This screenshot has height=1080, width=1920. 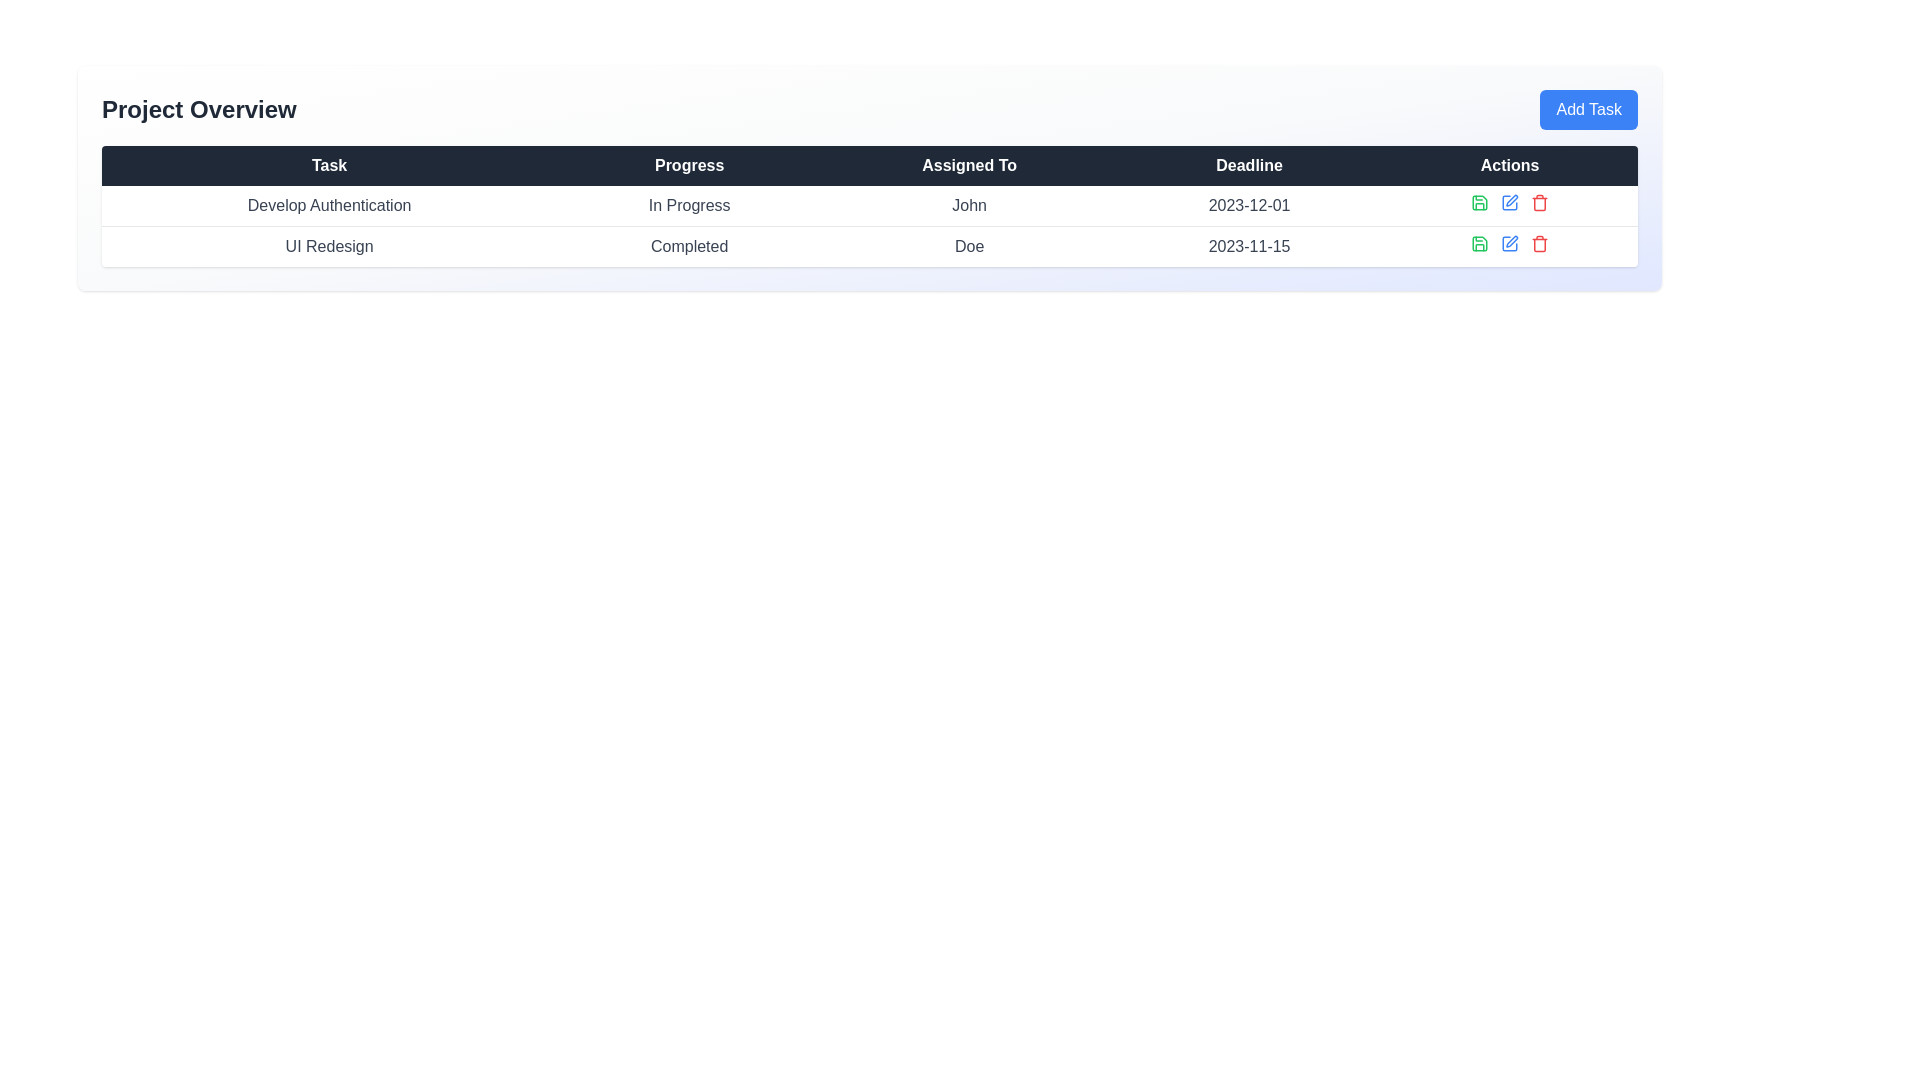 What do you see at coordinates (969, 245) in the screenshot?
I see `the static text label displaying 'Doe', which represents the assignee for the task 'UI Redesign' located in the 'Assigned To' column of the table` at bounding box center [969, 245].